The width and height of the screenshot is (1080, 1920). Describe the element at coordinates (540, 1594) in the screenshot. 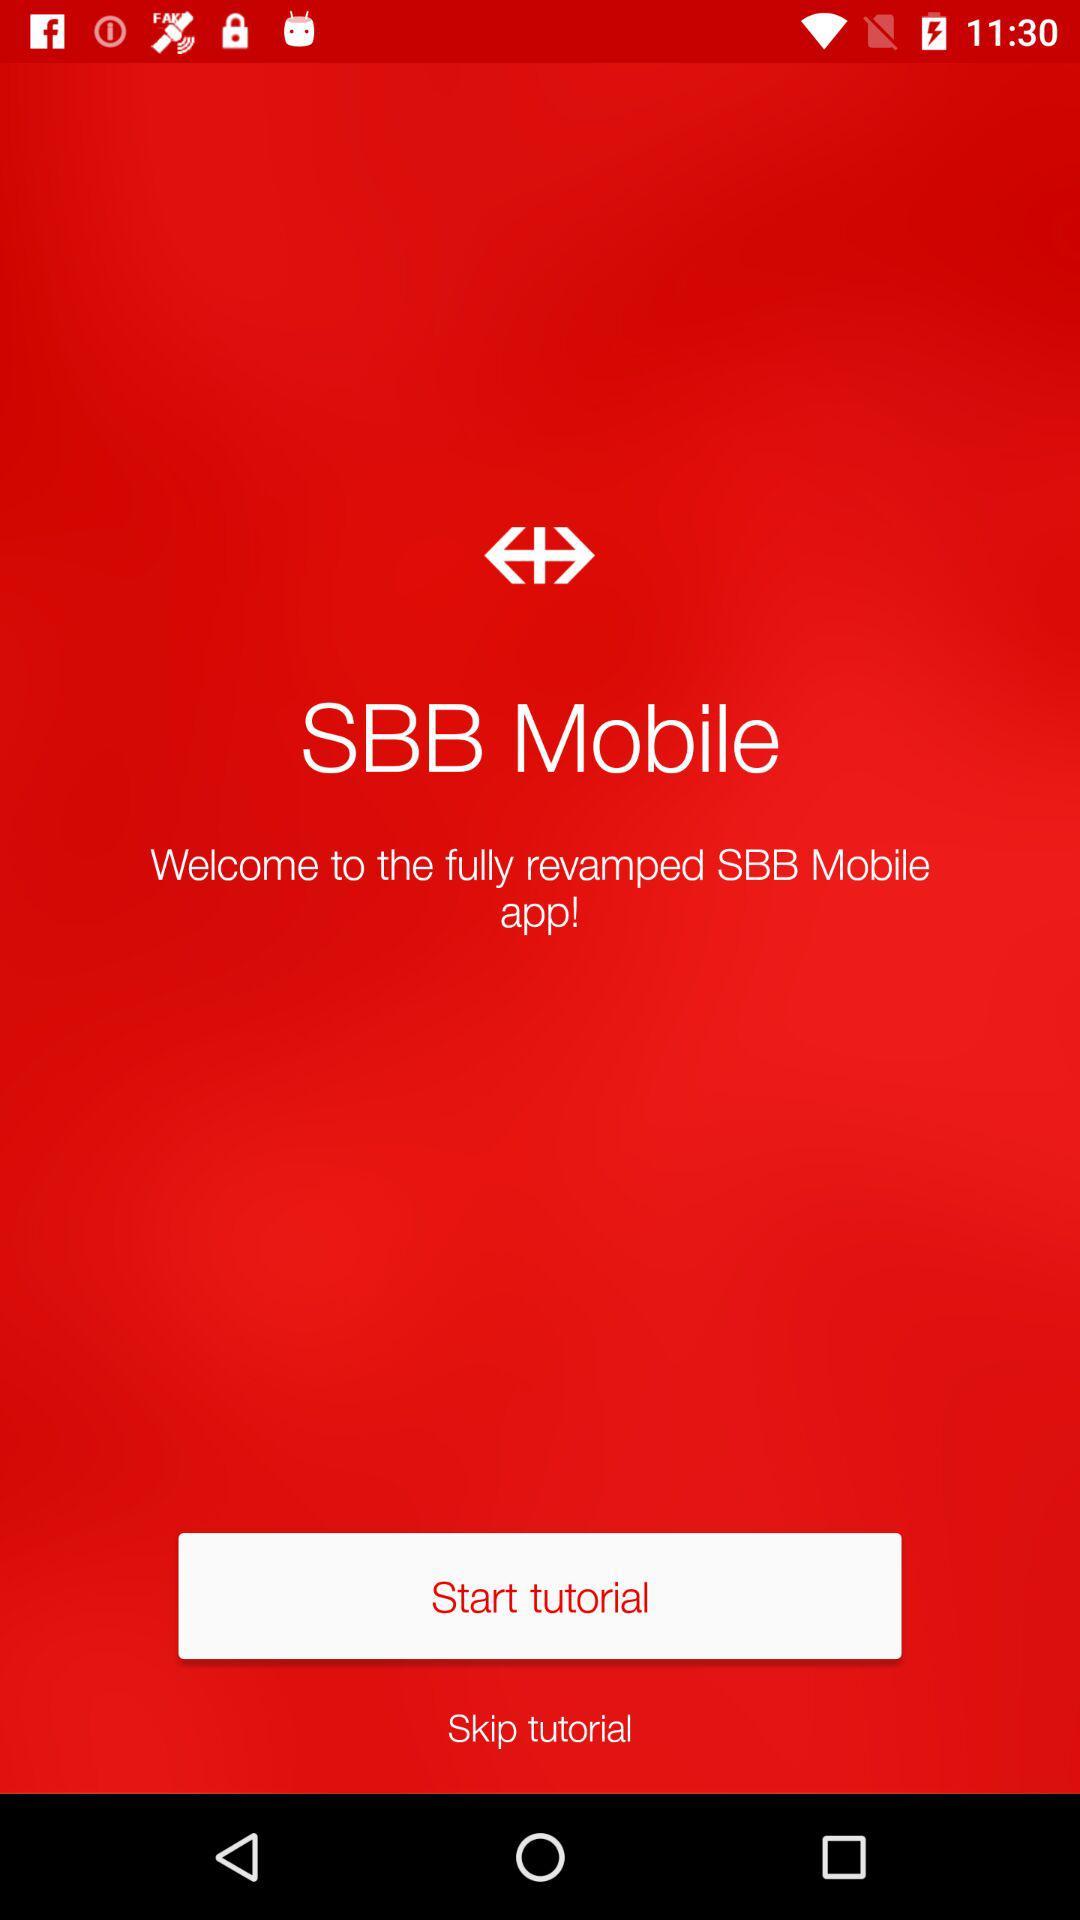

I see `icon above the skip tutorial` at that location.